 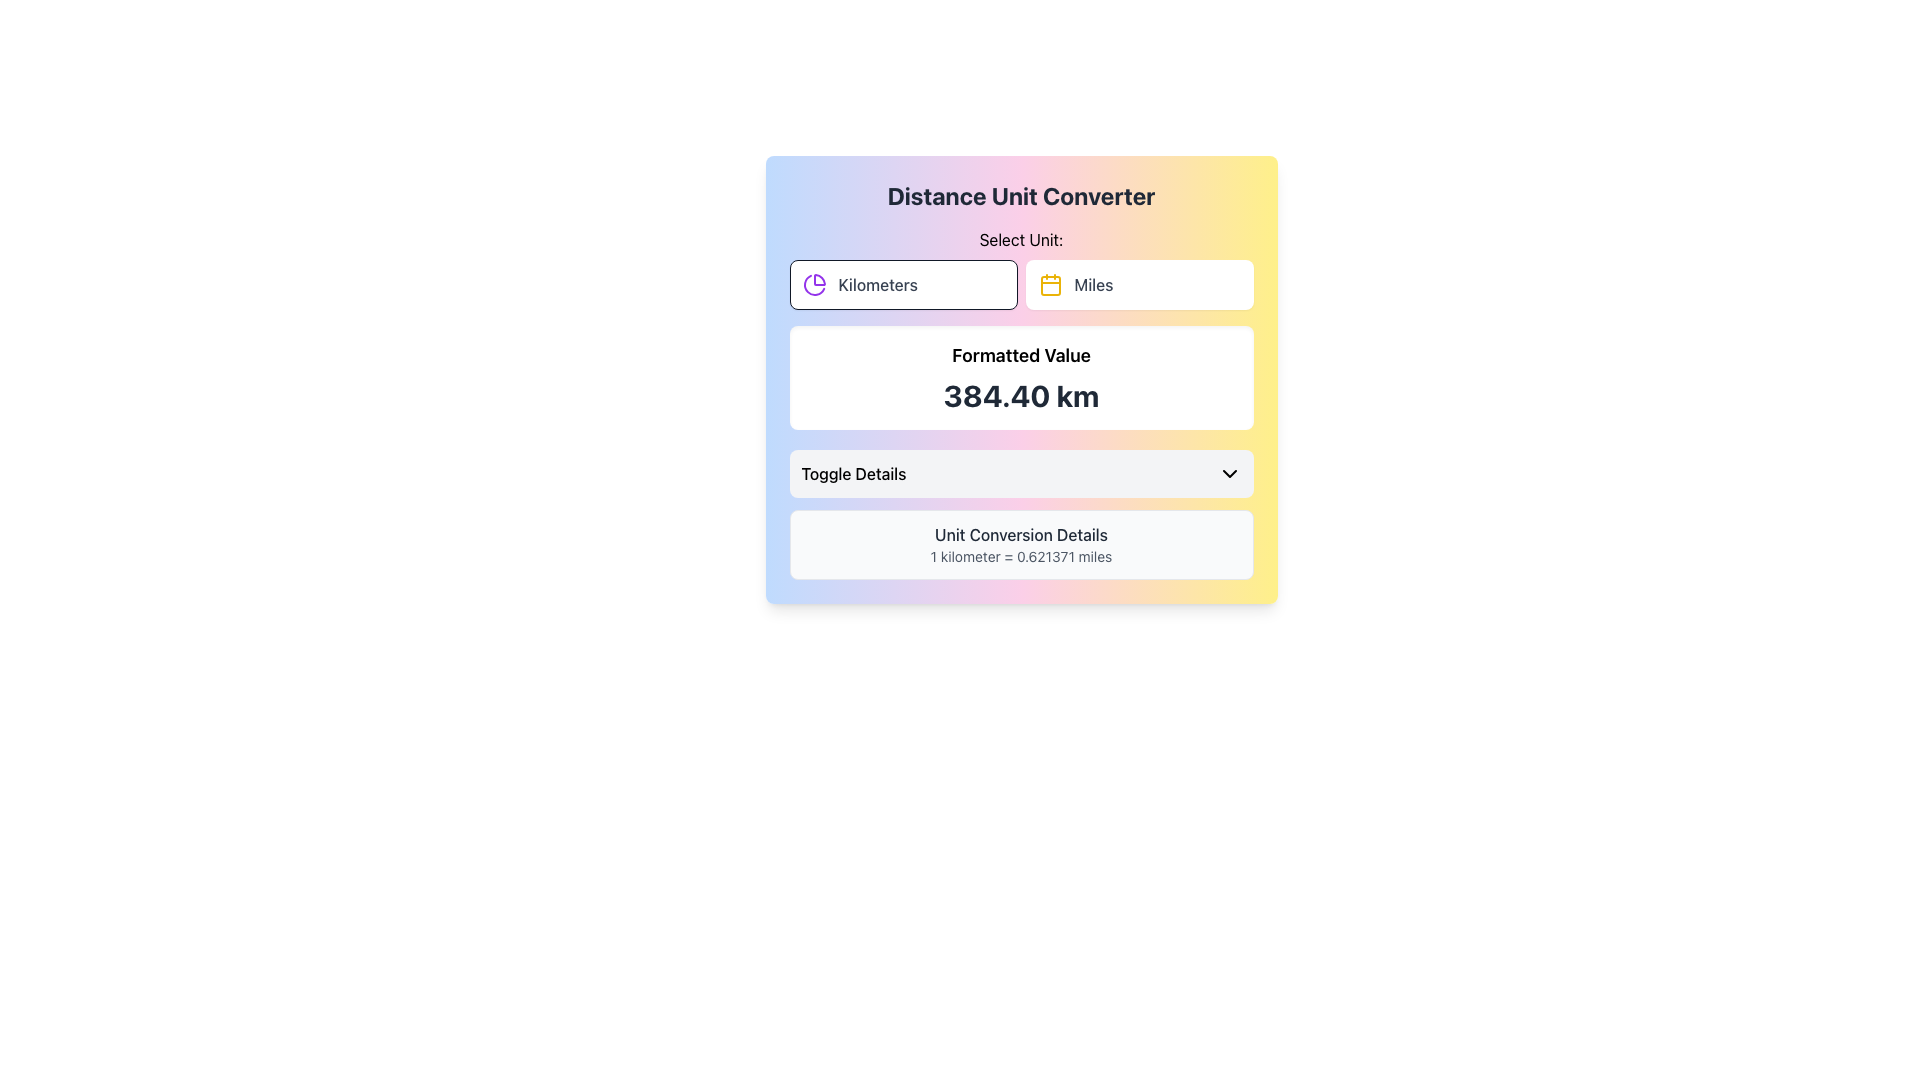 I want to click on the decorative shape within the yellow calendar icon that signifies the Miles option in the Distance Unit Converter panel, so click(x=1049, y=285).